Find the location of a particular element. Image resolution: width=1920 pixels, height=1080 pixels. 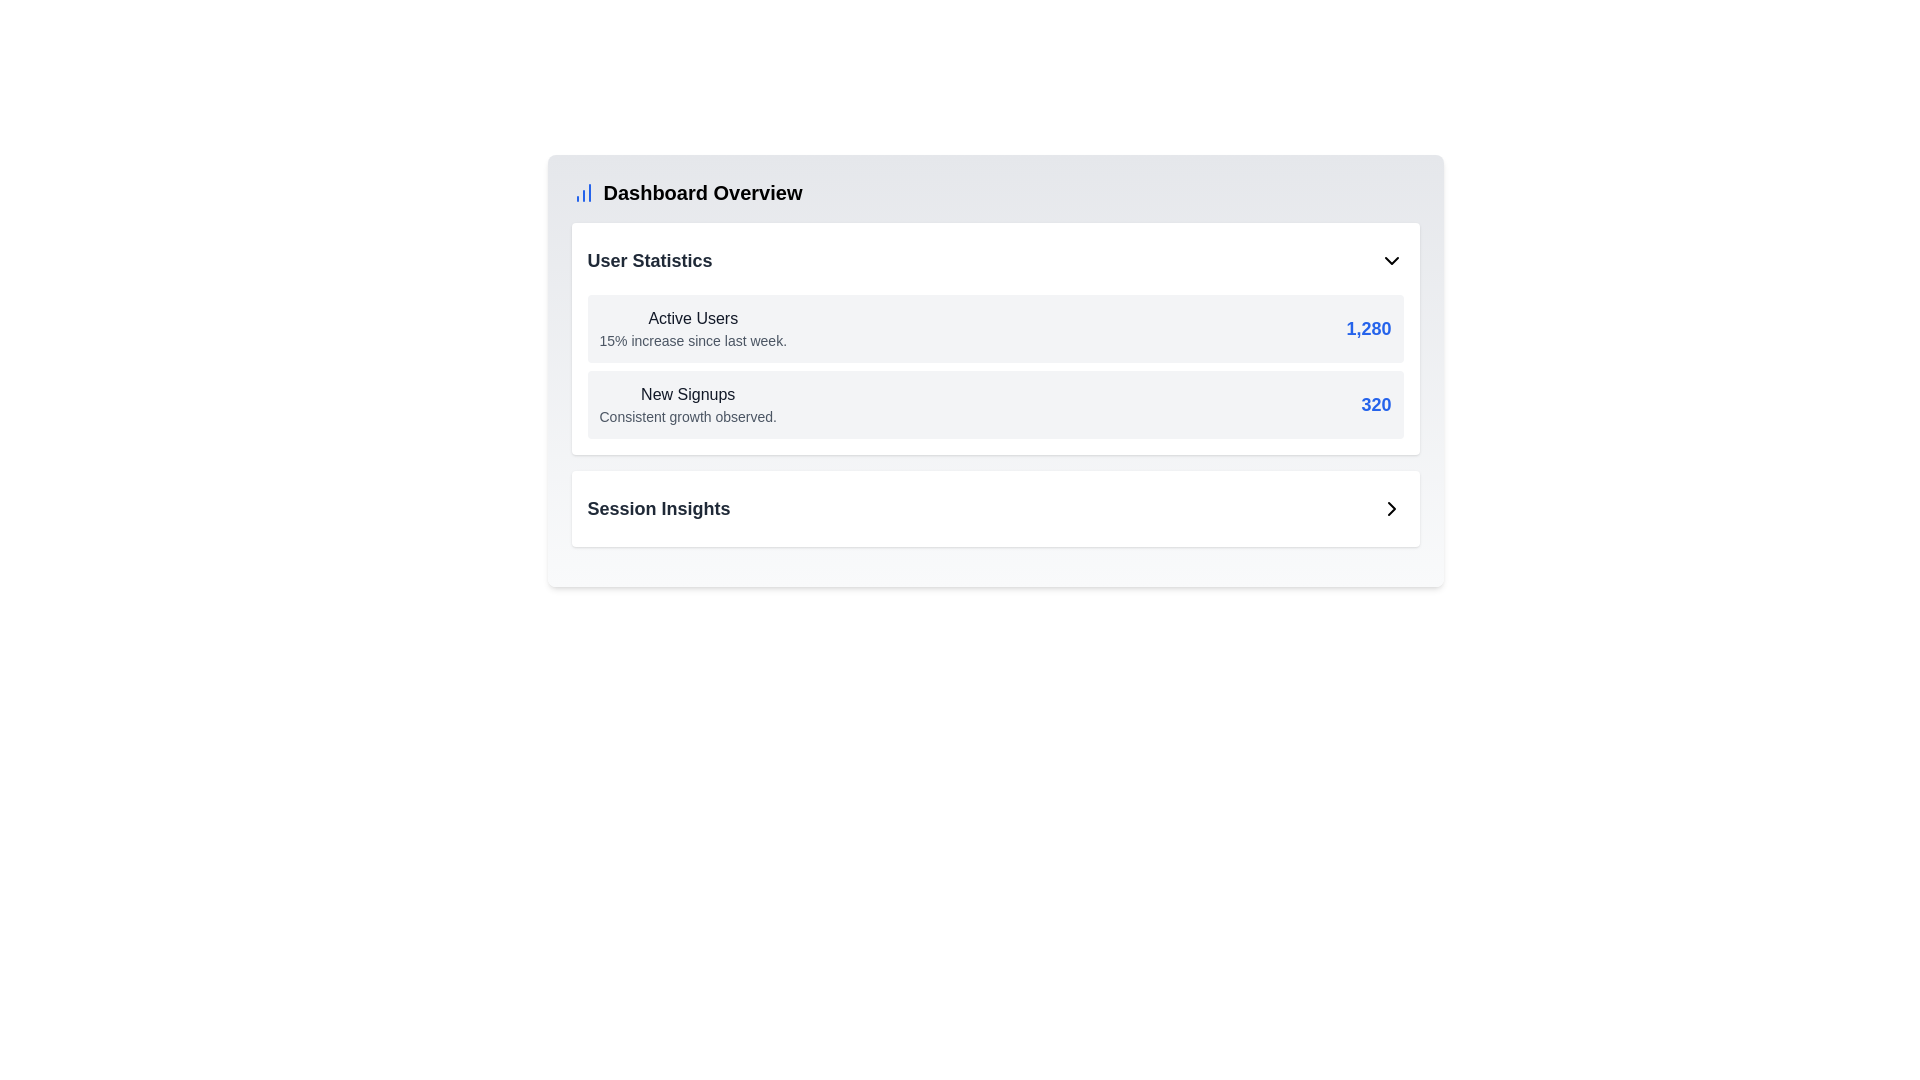

the small blue bar chart icon located to the left of the 'Dashboard Overview' title at the top of the section is located at coordinates (582, 192).